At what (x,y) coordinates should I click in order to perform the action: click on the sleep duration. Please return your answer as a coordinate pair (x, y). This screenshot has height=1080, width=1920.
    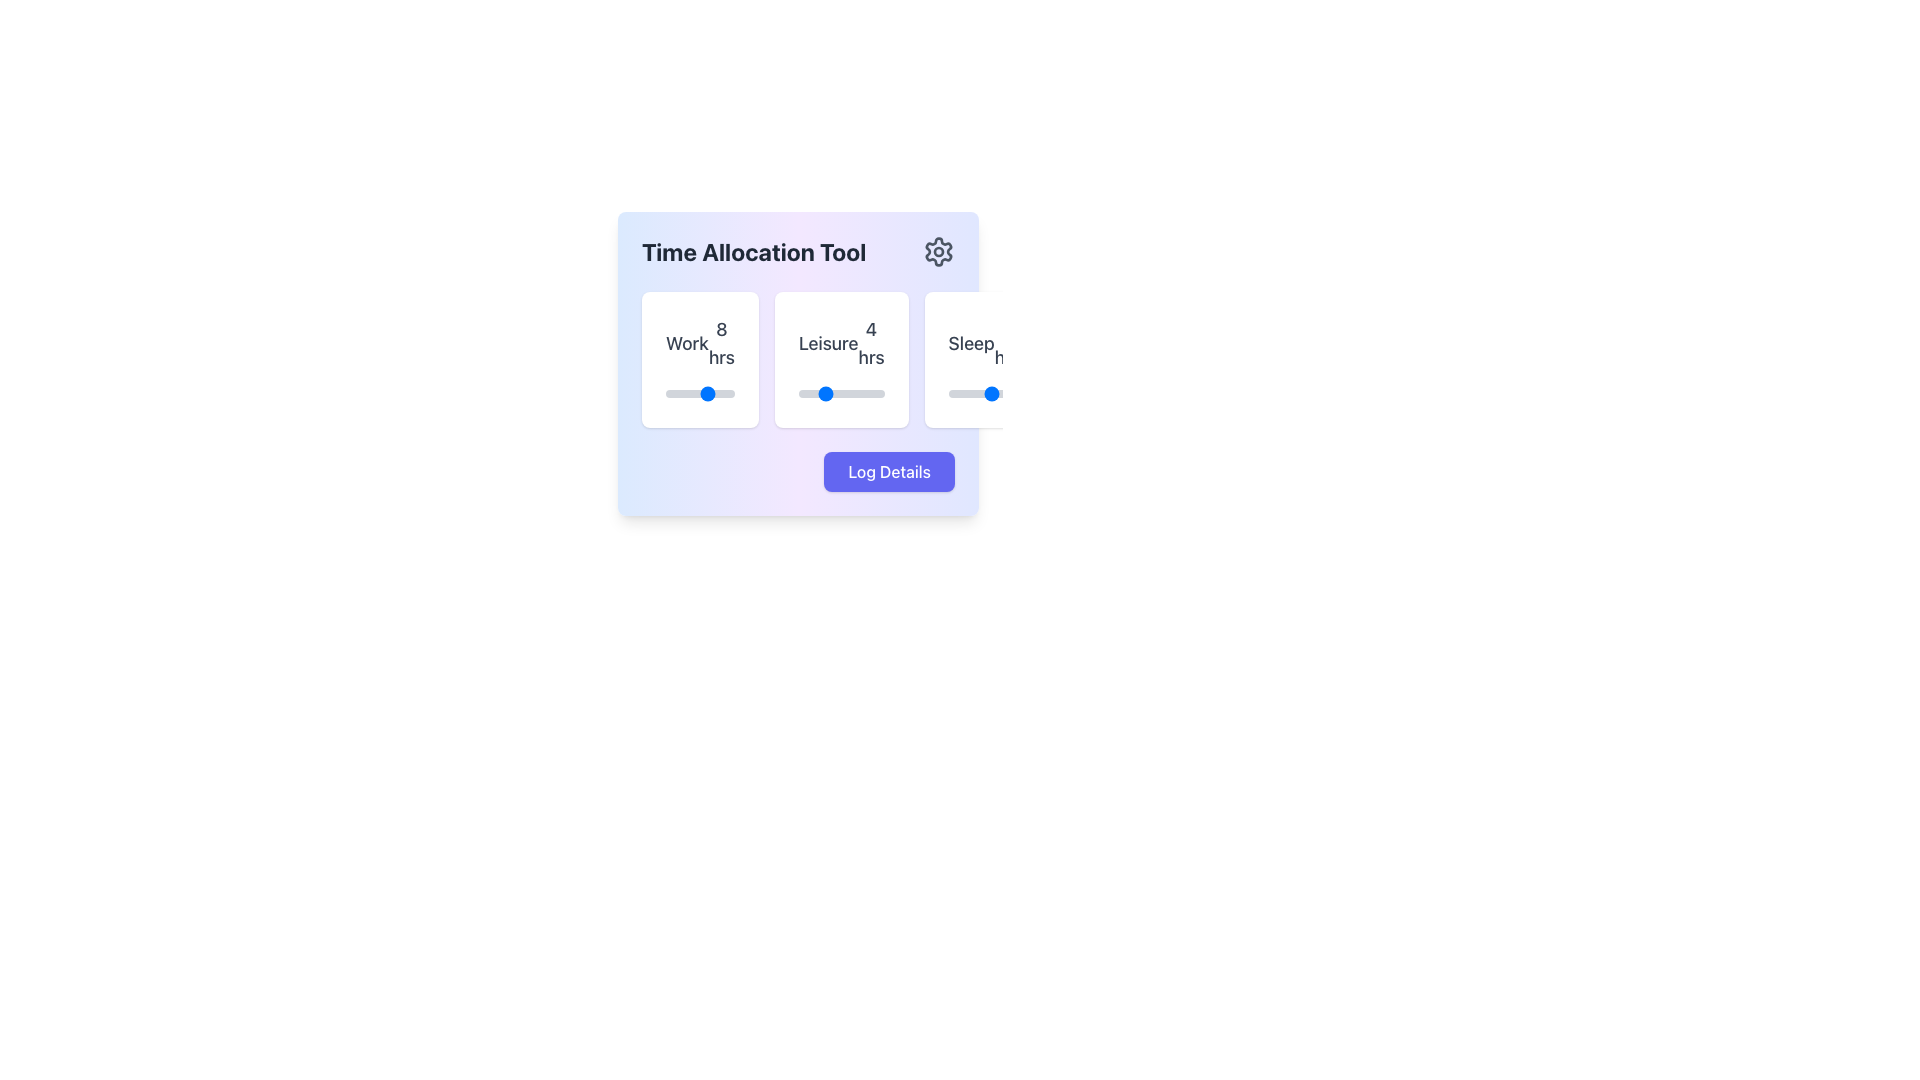
    Looking at the image, I should click on (1007, 393).